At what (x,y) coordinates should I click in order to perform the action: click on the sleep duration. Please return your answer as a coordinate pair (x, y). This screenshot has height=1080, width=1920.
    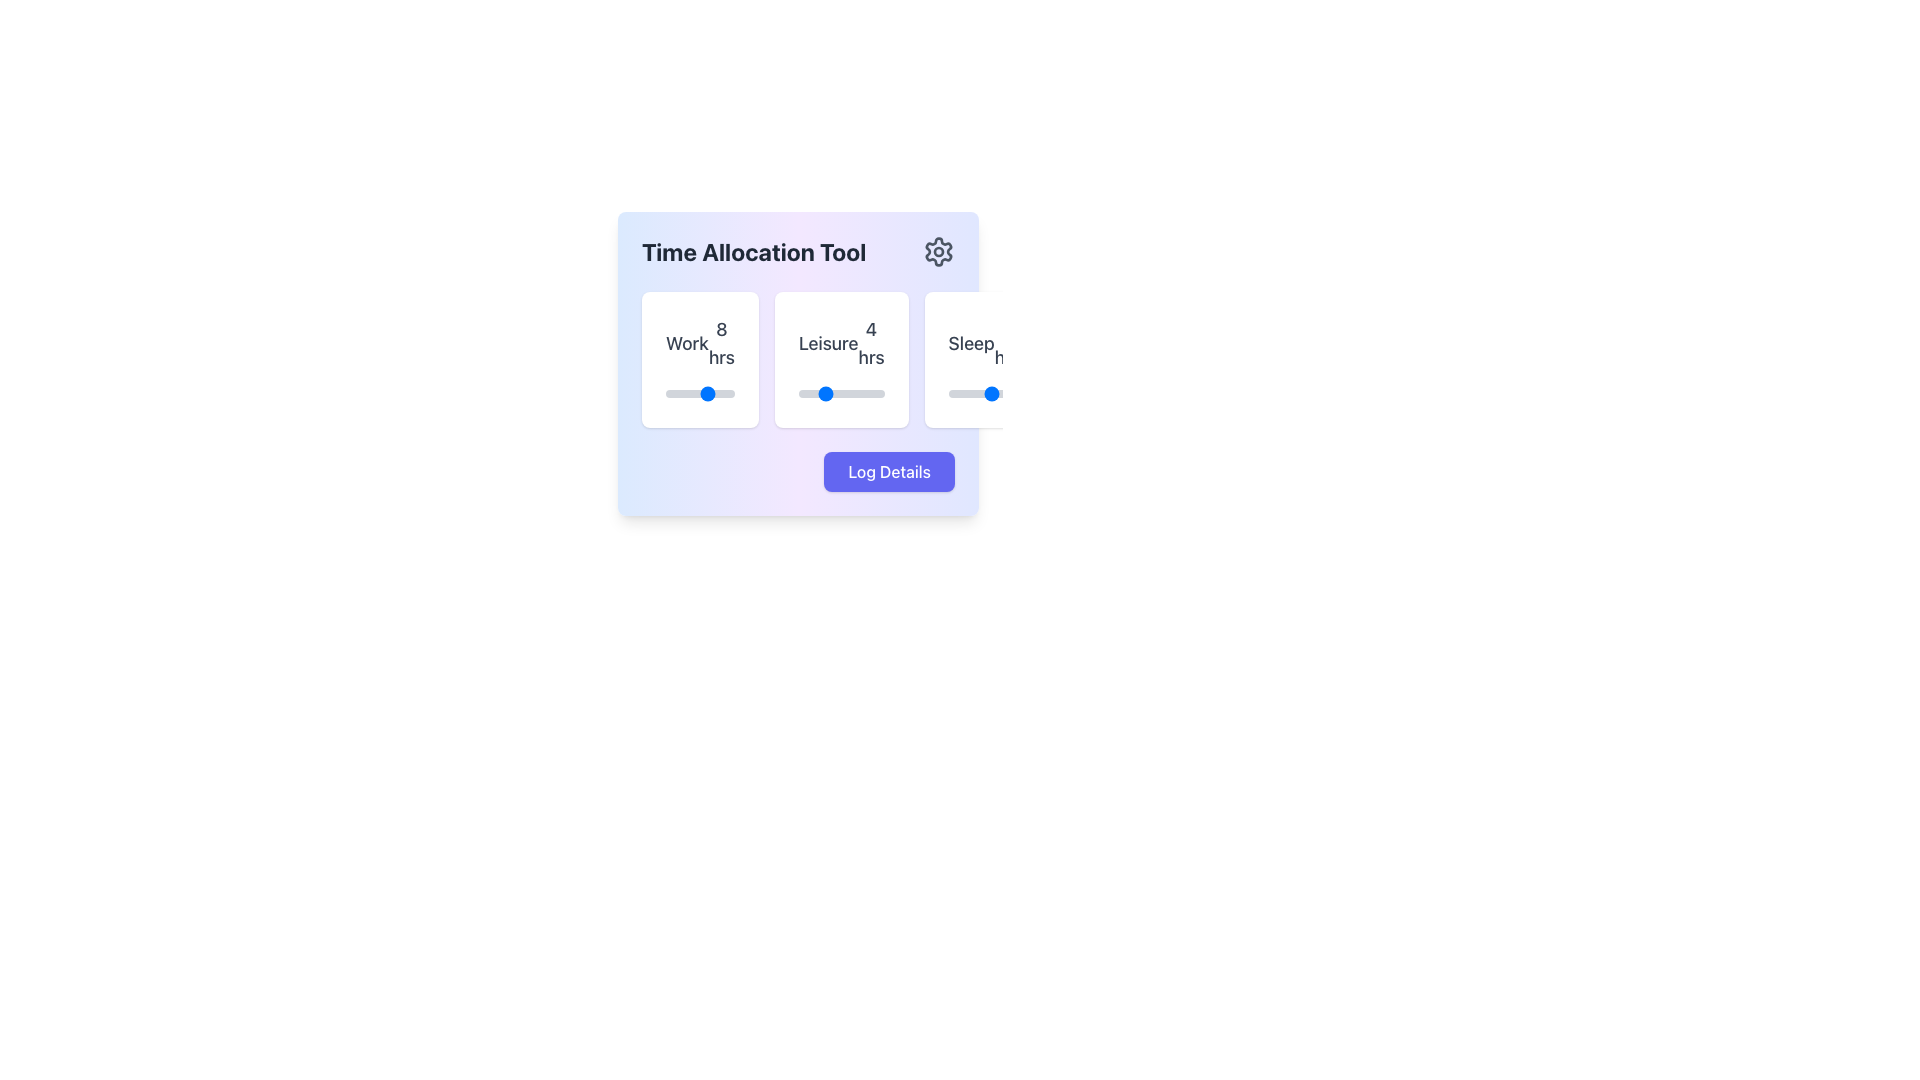
    Looking at the image, I should click on (1007, 393).